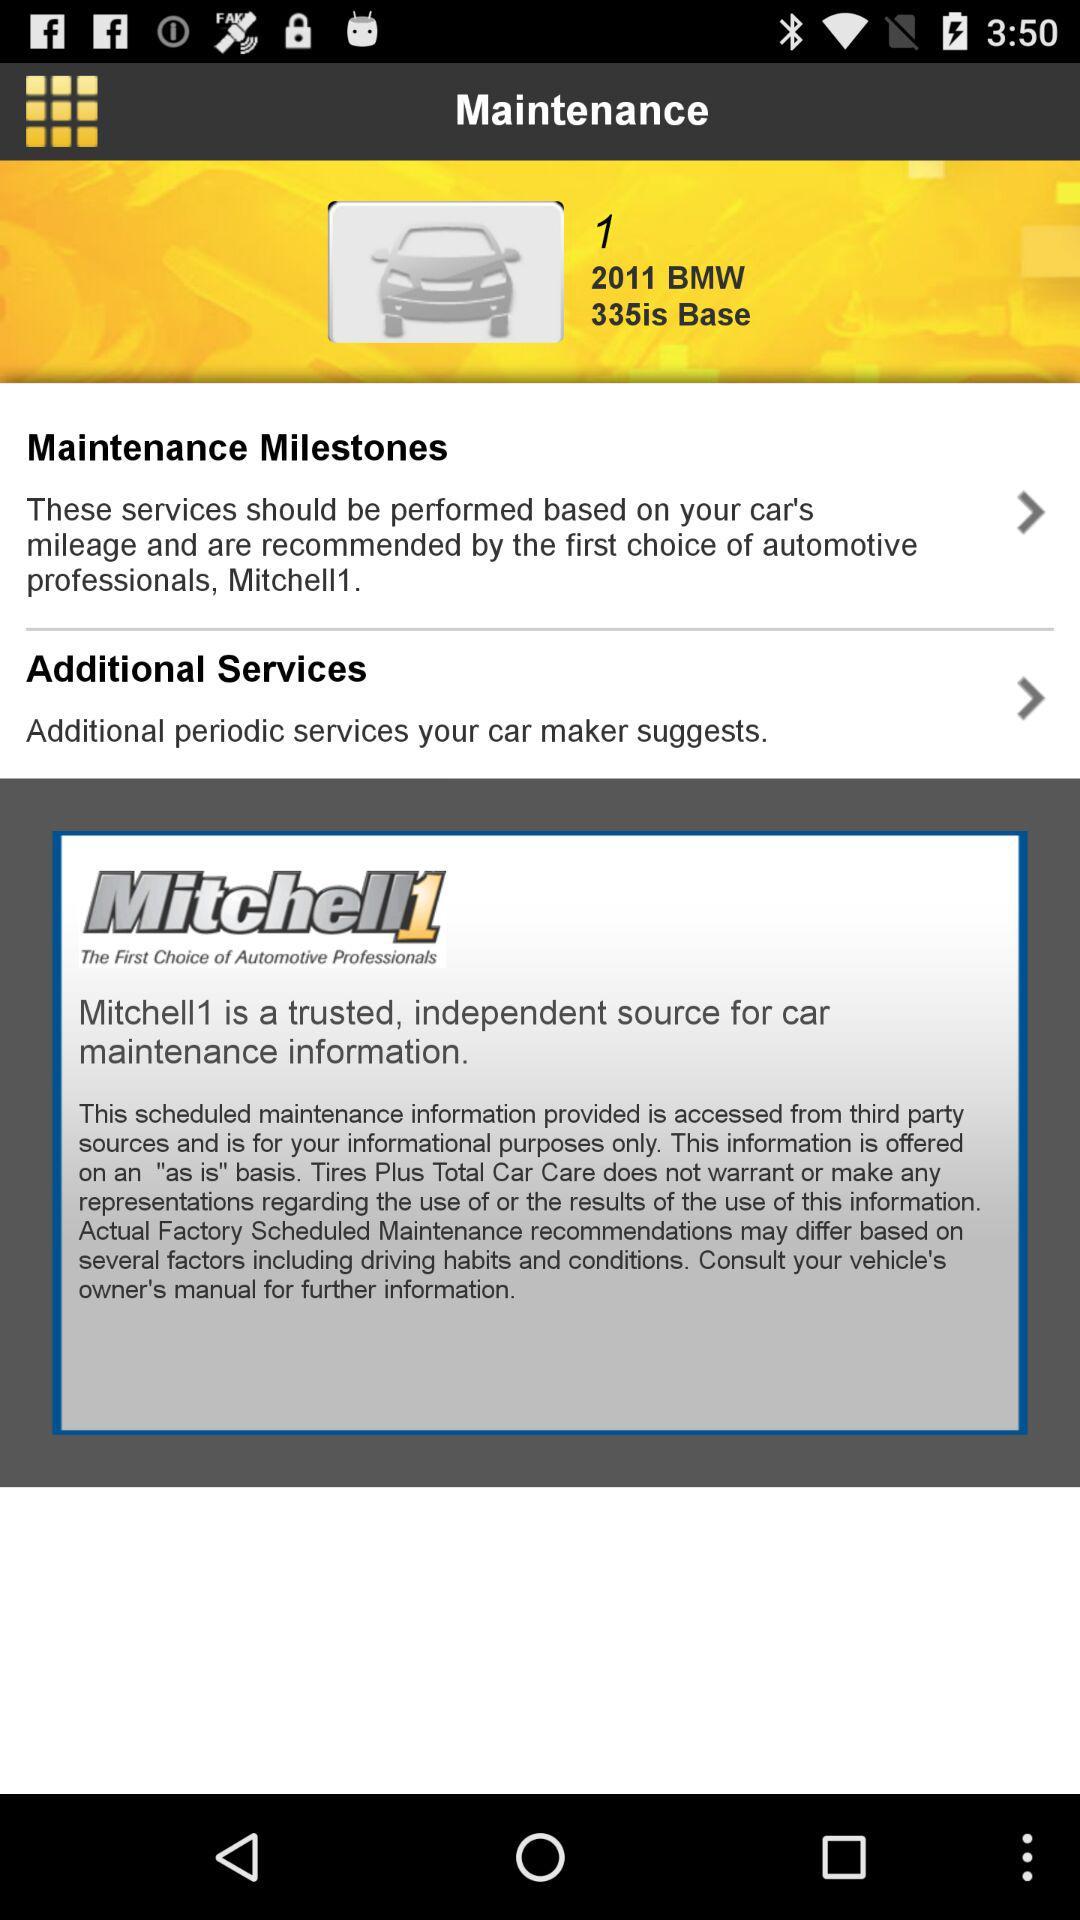 This screenshot has height=1920, width=1080. Describe the element at coordinates (503, 544) in the screenshot. I see `item below maintenance milestones app` at that location.